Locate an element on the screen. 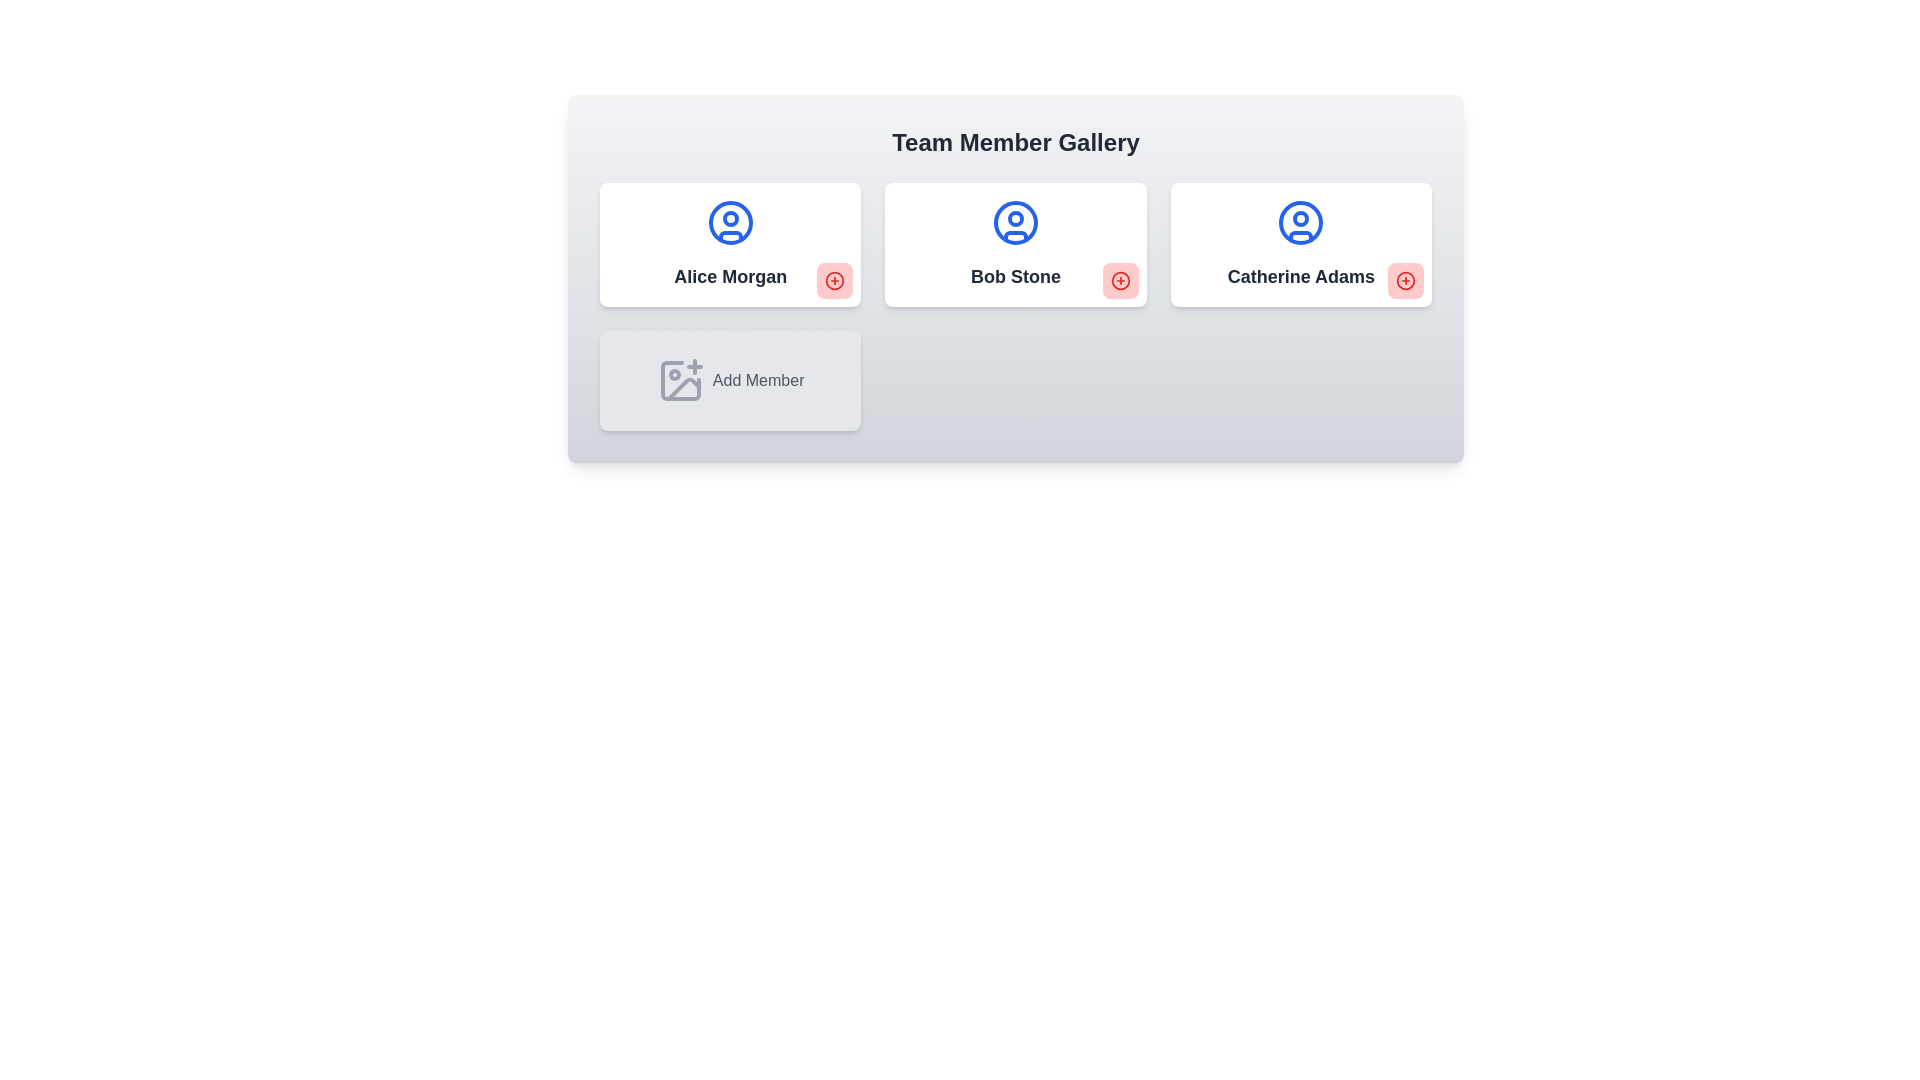  the presentation card representing team member 'Alice Morgan', located at the top-left corner of the grid layout is located at coordinates (729, 244).